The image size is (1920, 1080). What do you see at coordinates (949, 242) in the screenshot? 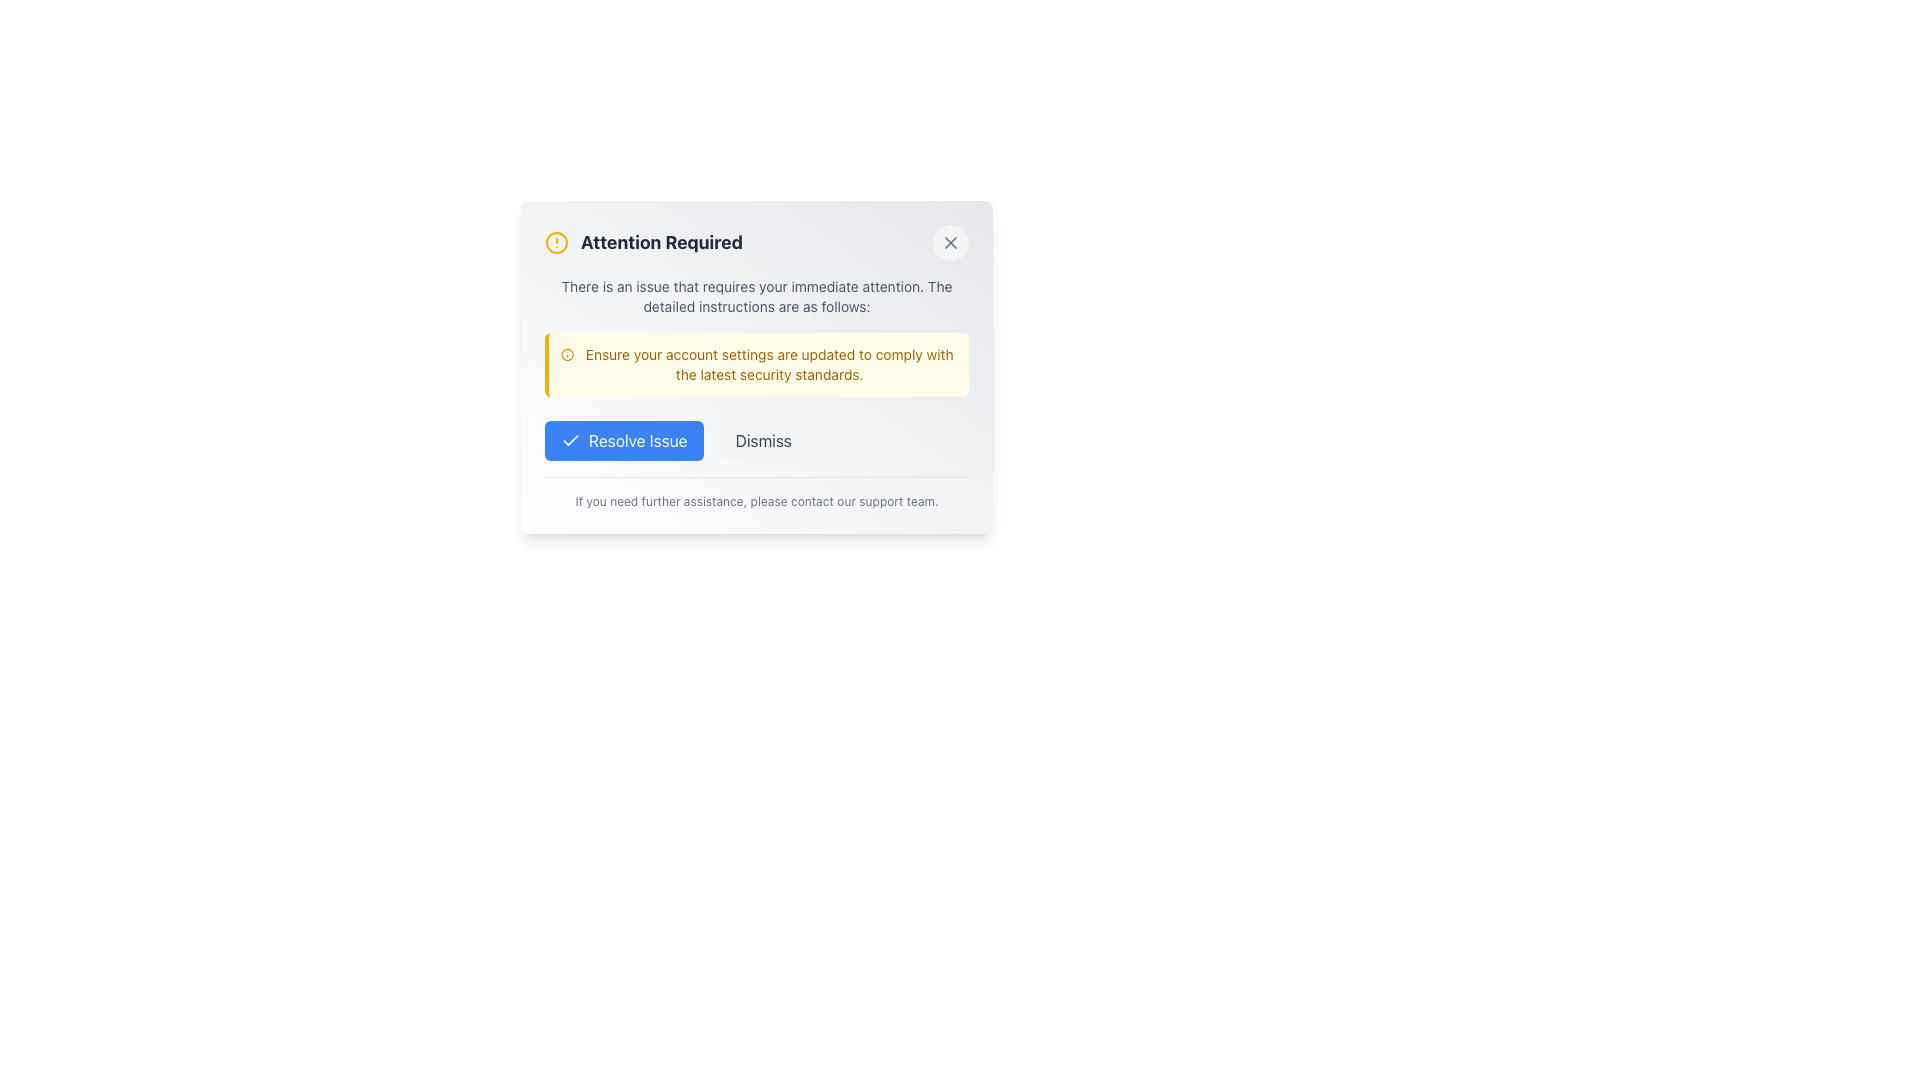
I see `the inner graphical content of the close button icon located in the top-right corner of the modal` at bounding box center [949, 242].